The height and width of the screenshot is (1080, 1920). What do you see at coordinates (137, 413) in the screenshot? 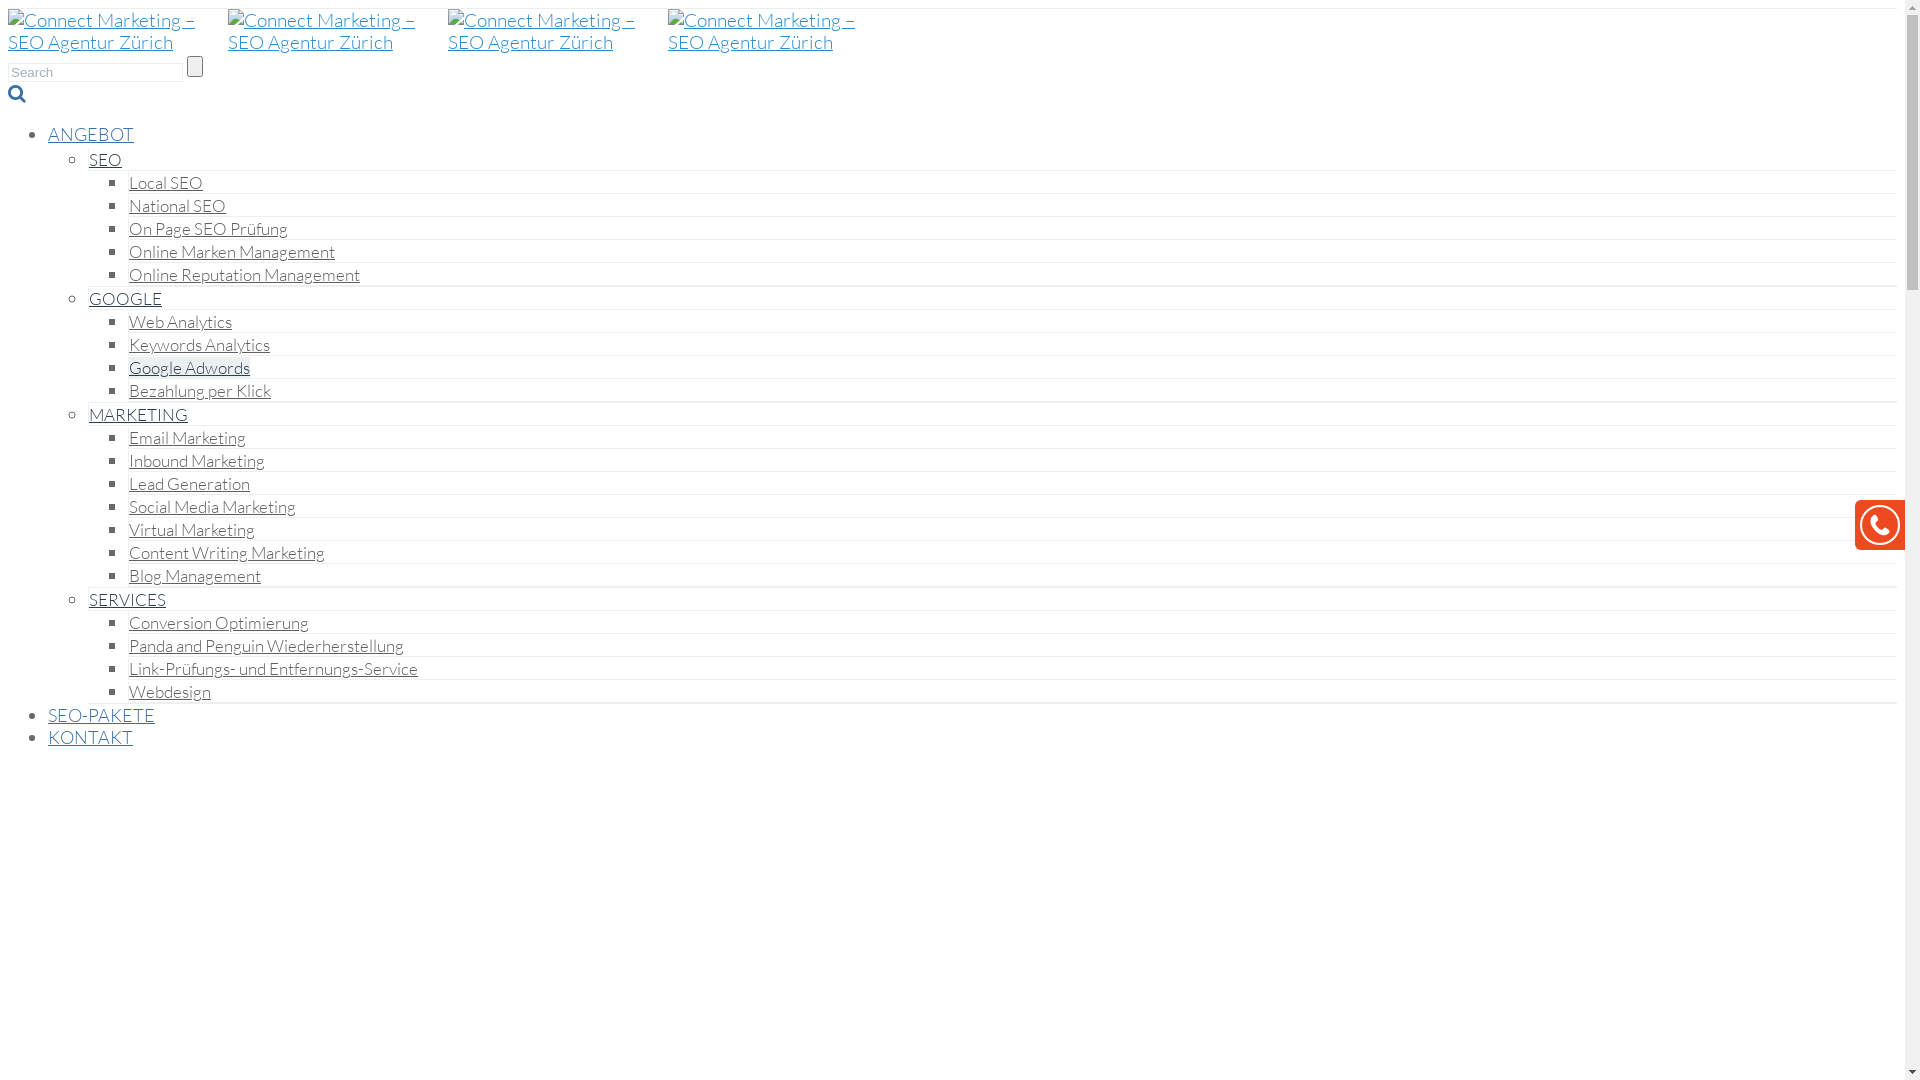
I see `'MARKETING'` at bounding box center [137, 413].